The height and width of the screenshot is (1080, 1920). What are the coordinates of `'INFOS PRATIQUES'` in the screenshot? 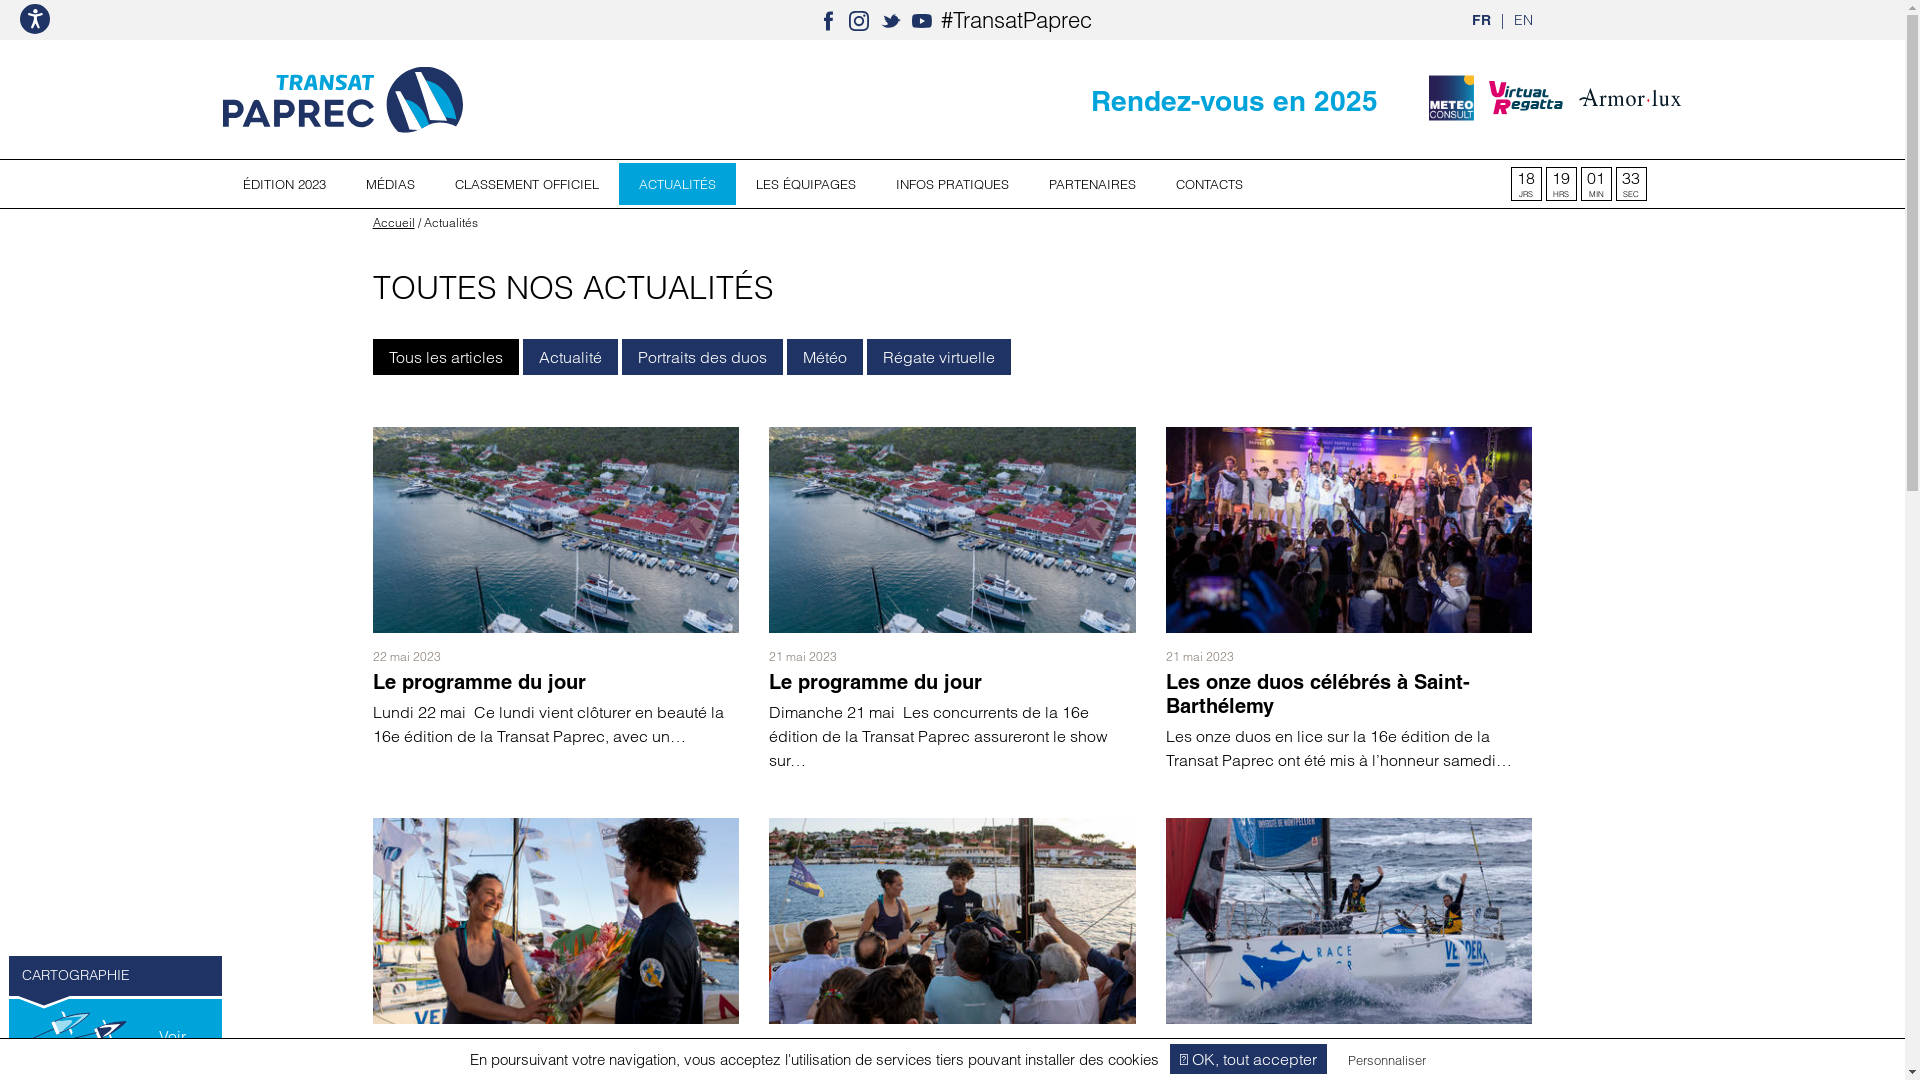 It's located at (875, 184).